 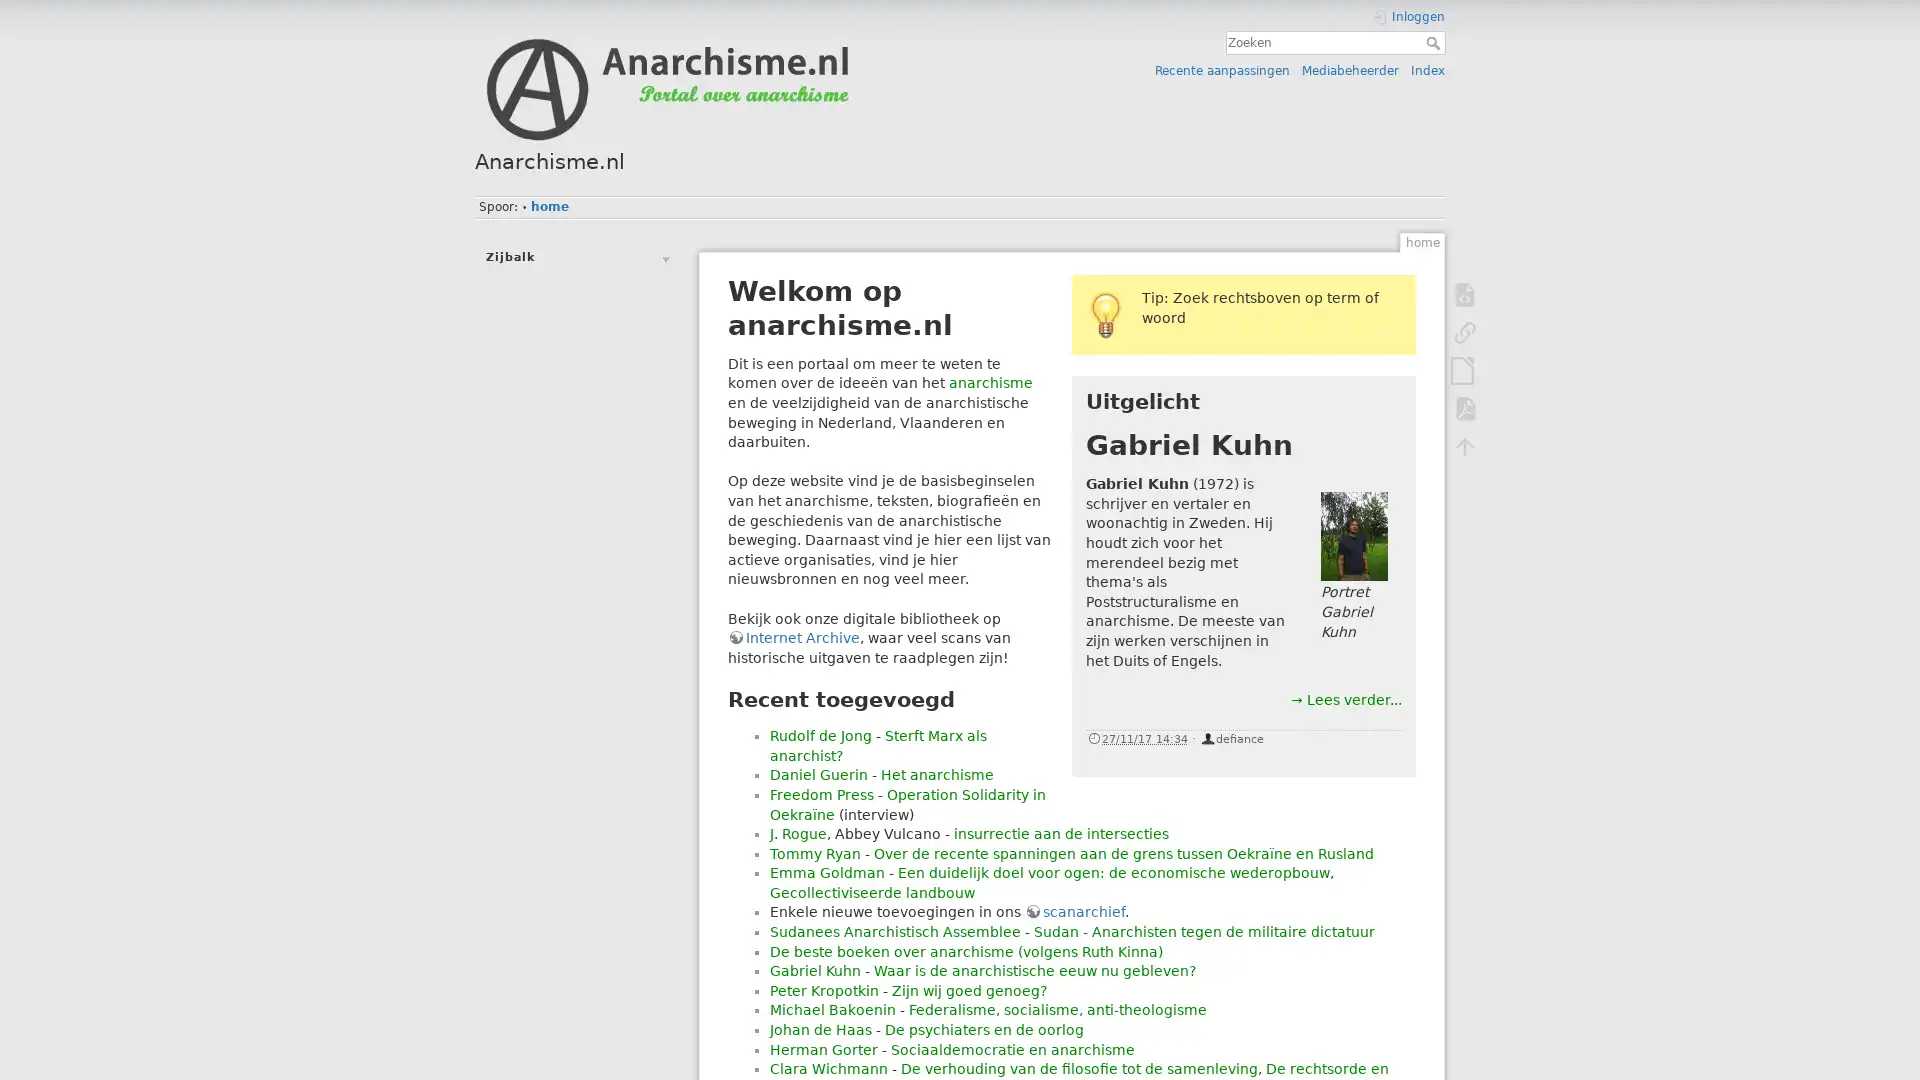 What do you see at coordinates (1434, 42) in the screenshot?
I see `Zoeken` at bounding box center [1434, 42].